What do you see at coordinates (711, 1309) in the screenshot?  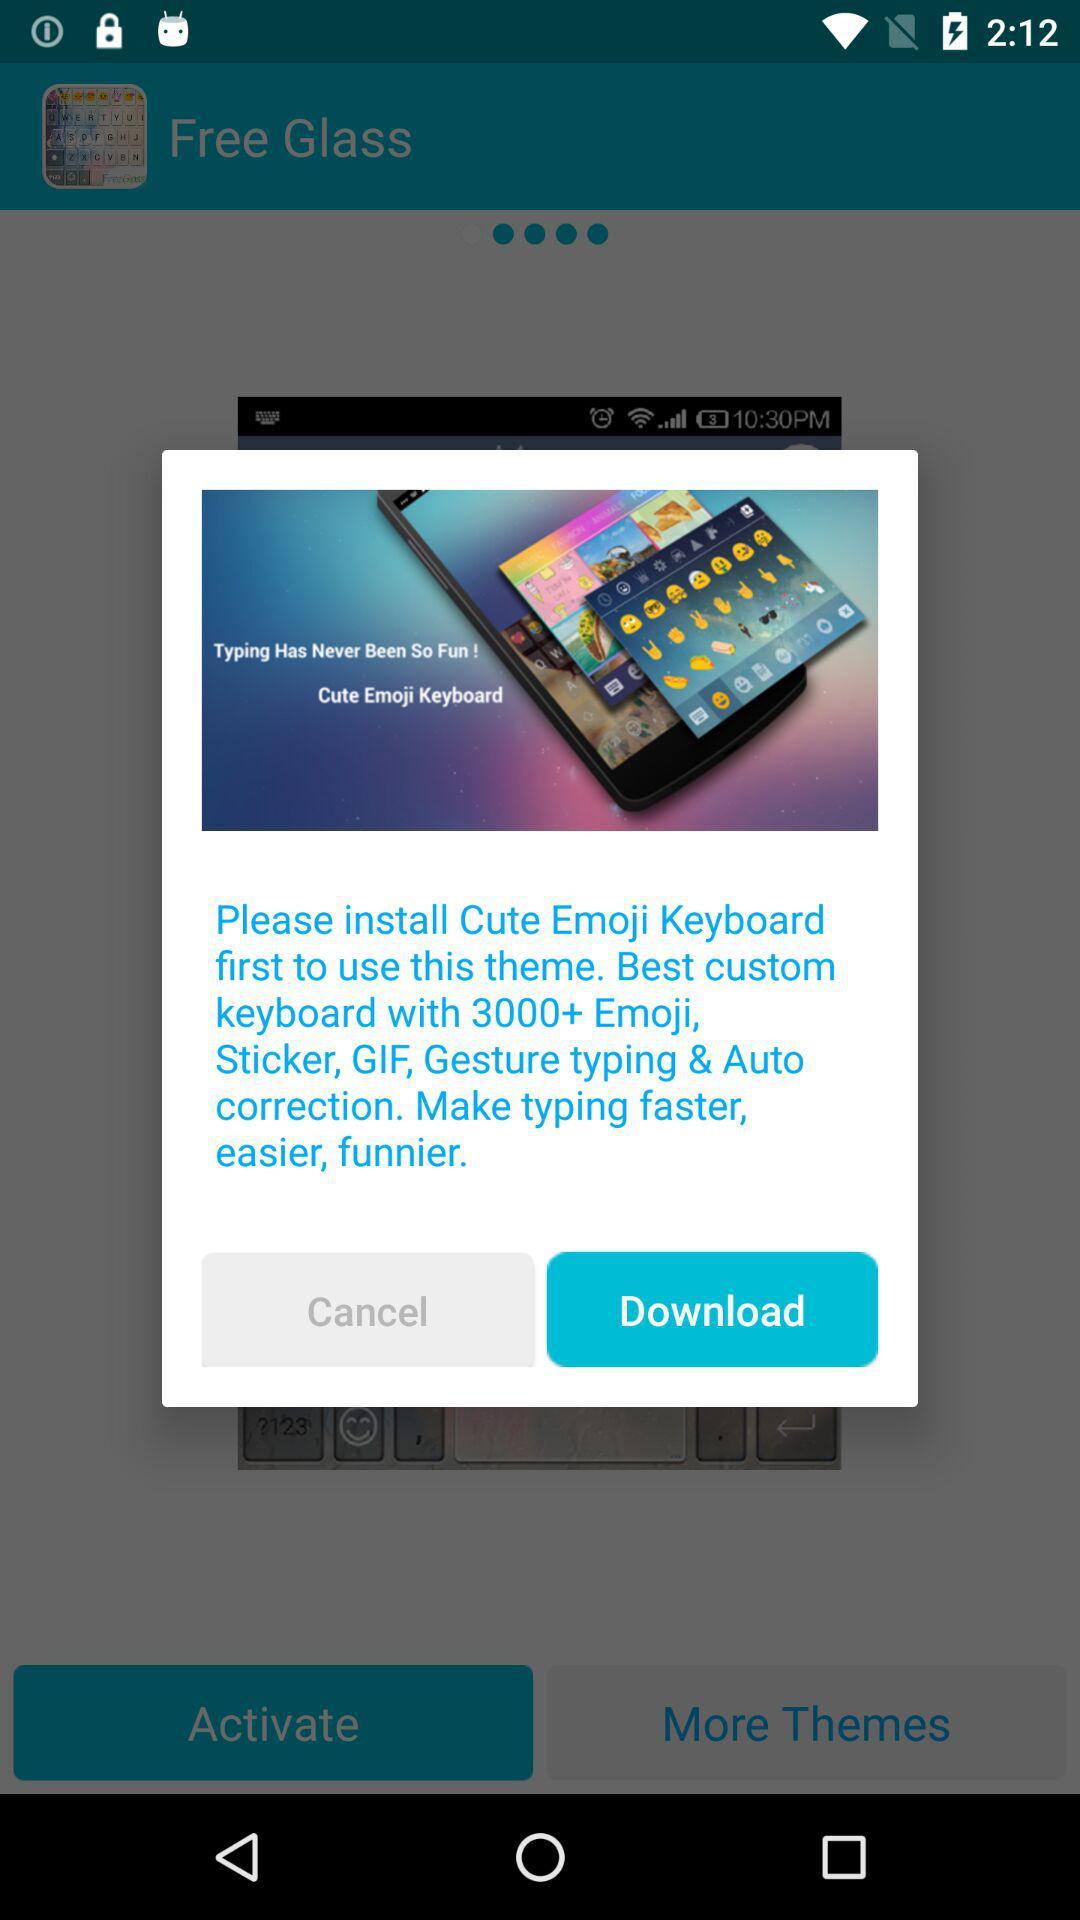 I see `download icon` at bounding box center [711, 1309].